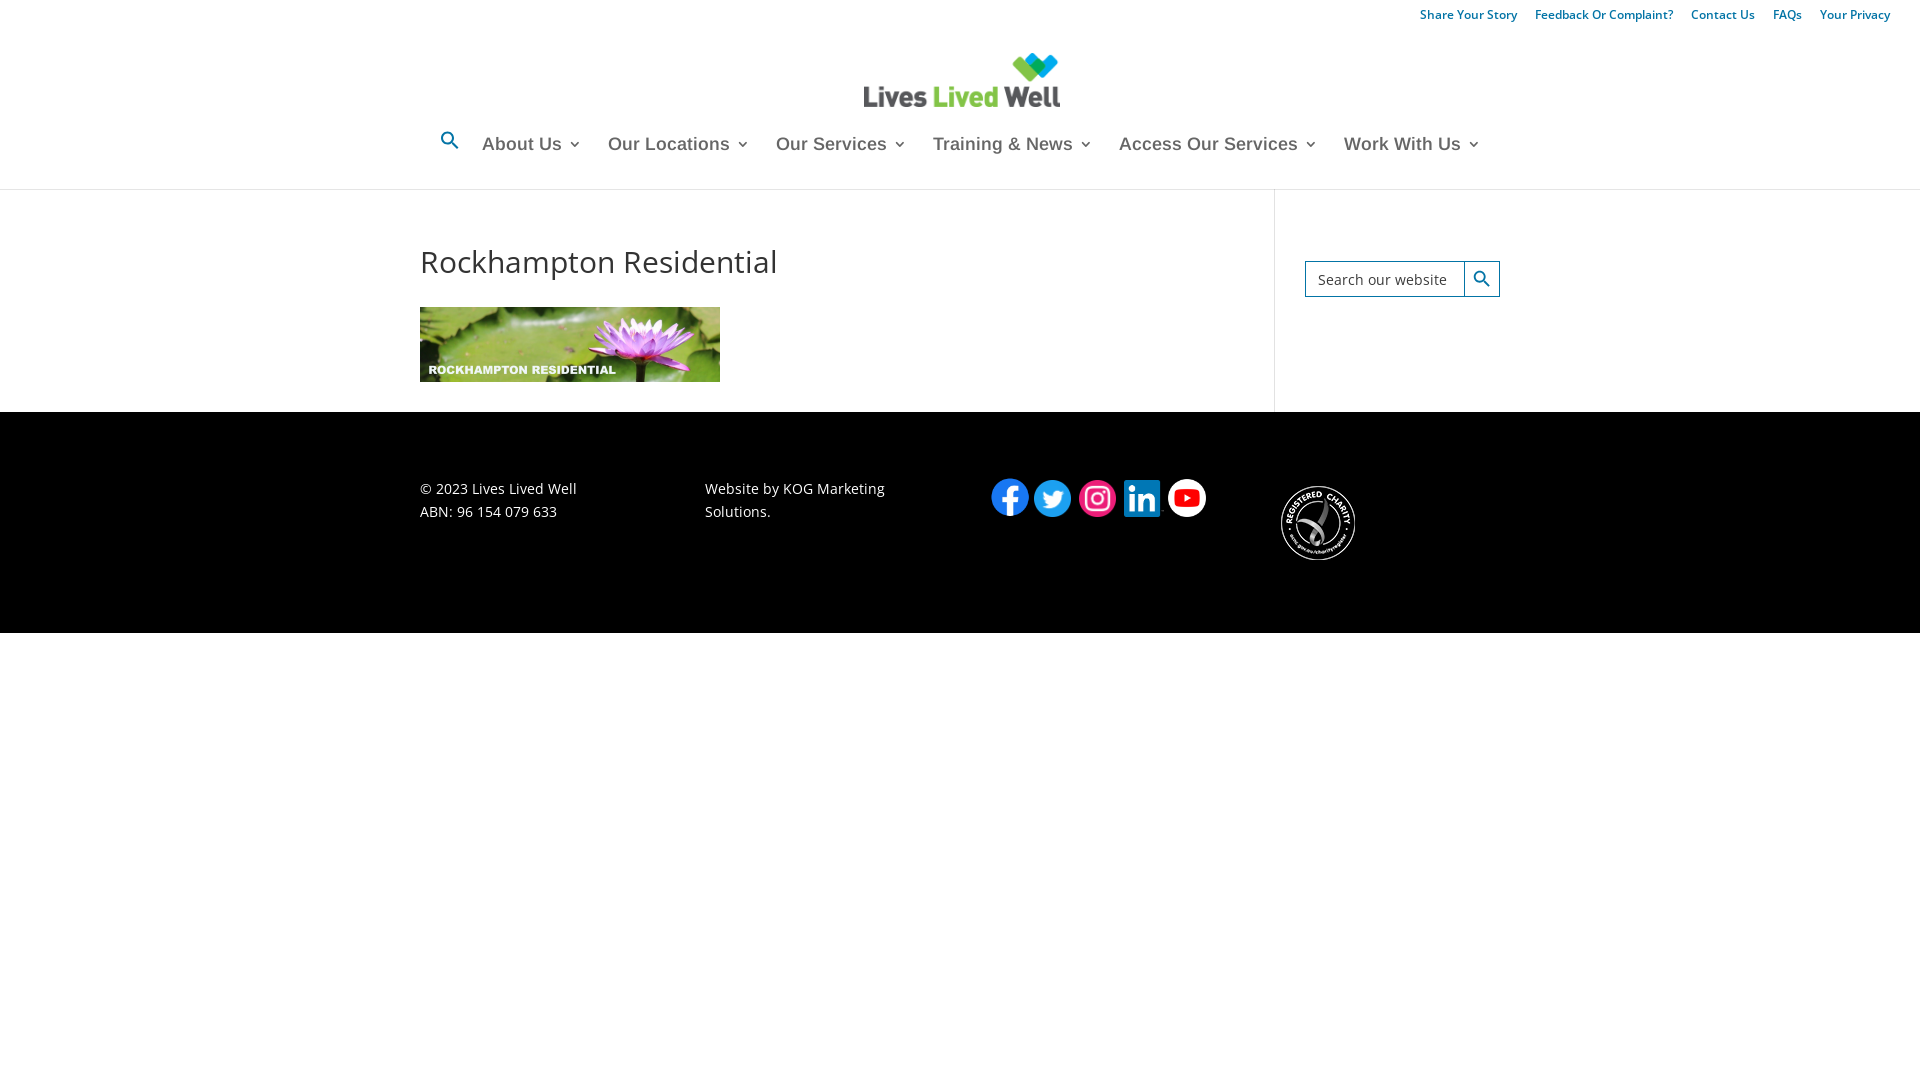 This screenshot has width=1920, height=1080. Describe the element at coordinates (1216, 161) in the screenshot. I see `'Access Our Services'` at that location.